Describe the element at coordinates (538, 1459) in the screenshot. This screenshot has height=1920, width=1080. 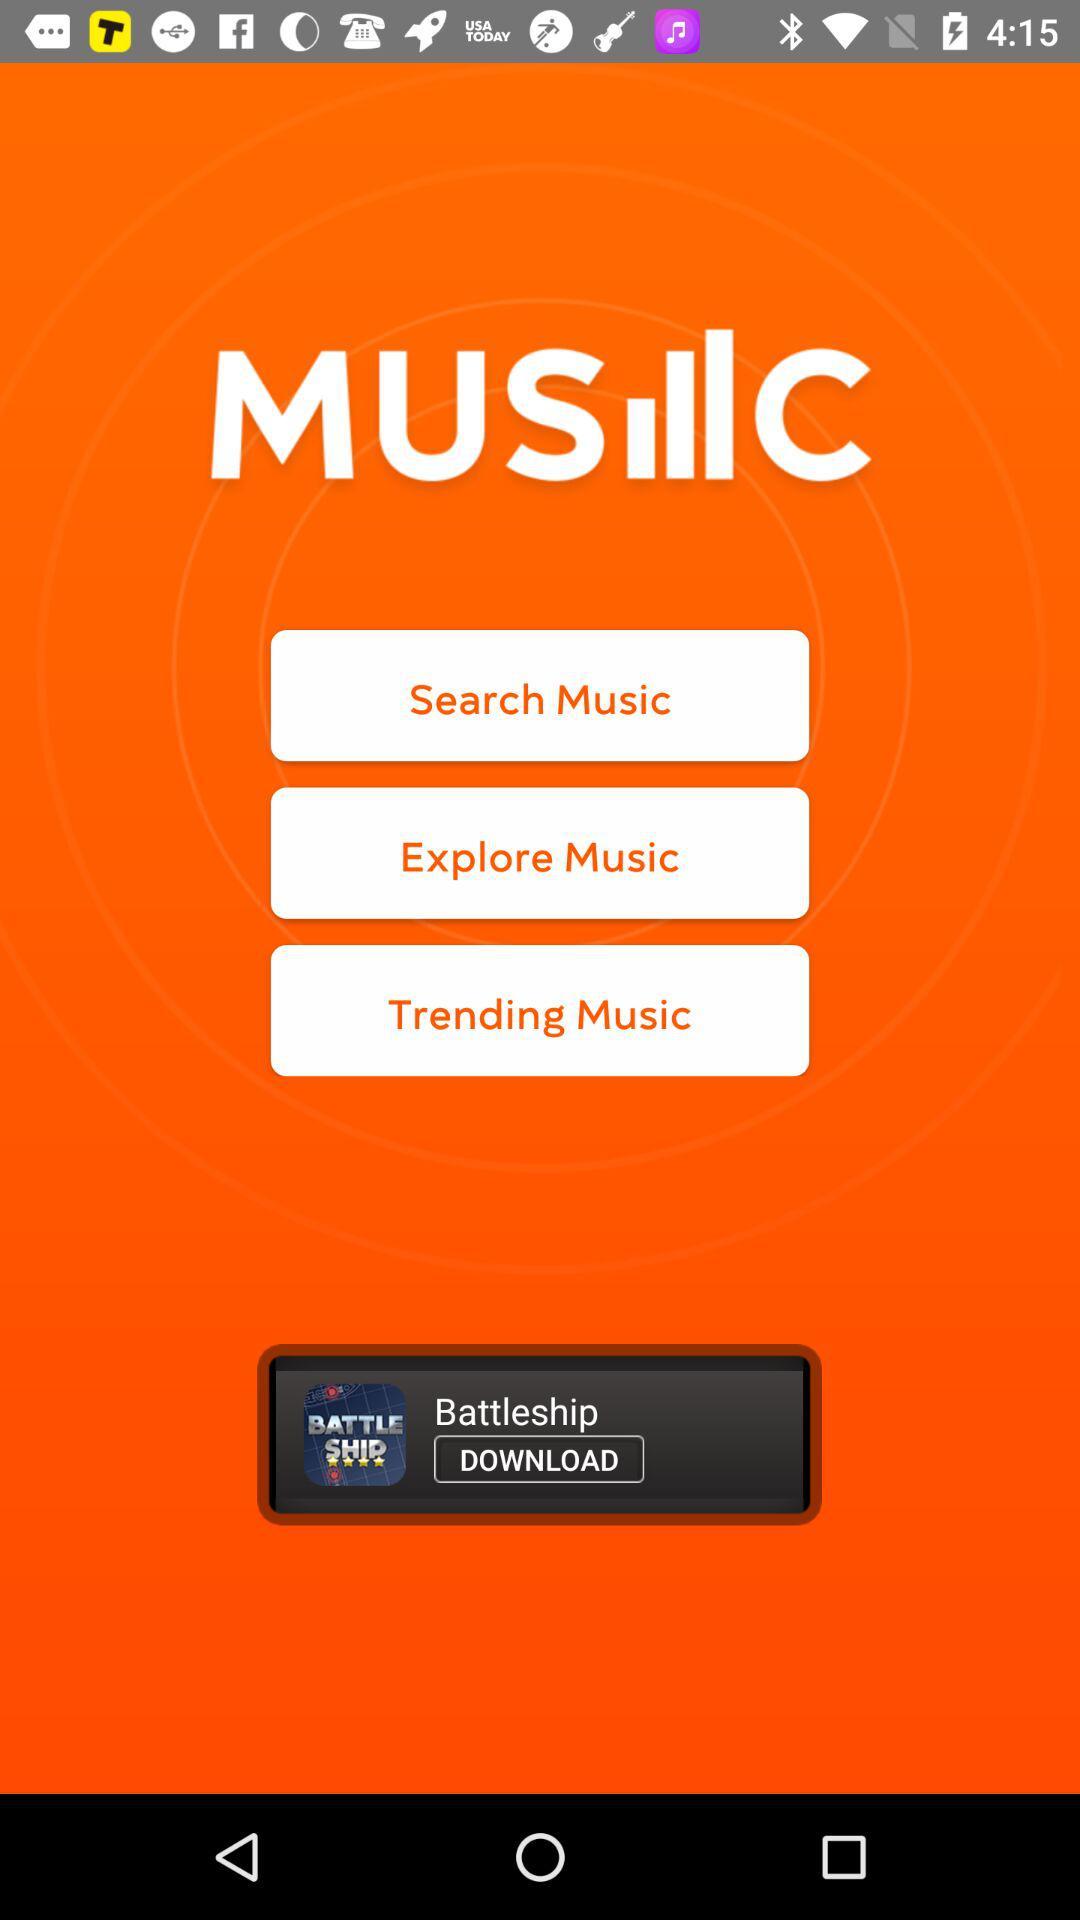
I see `the download icon` at that location.